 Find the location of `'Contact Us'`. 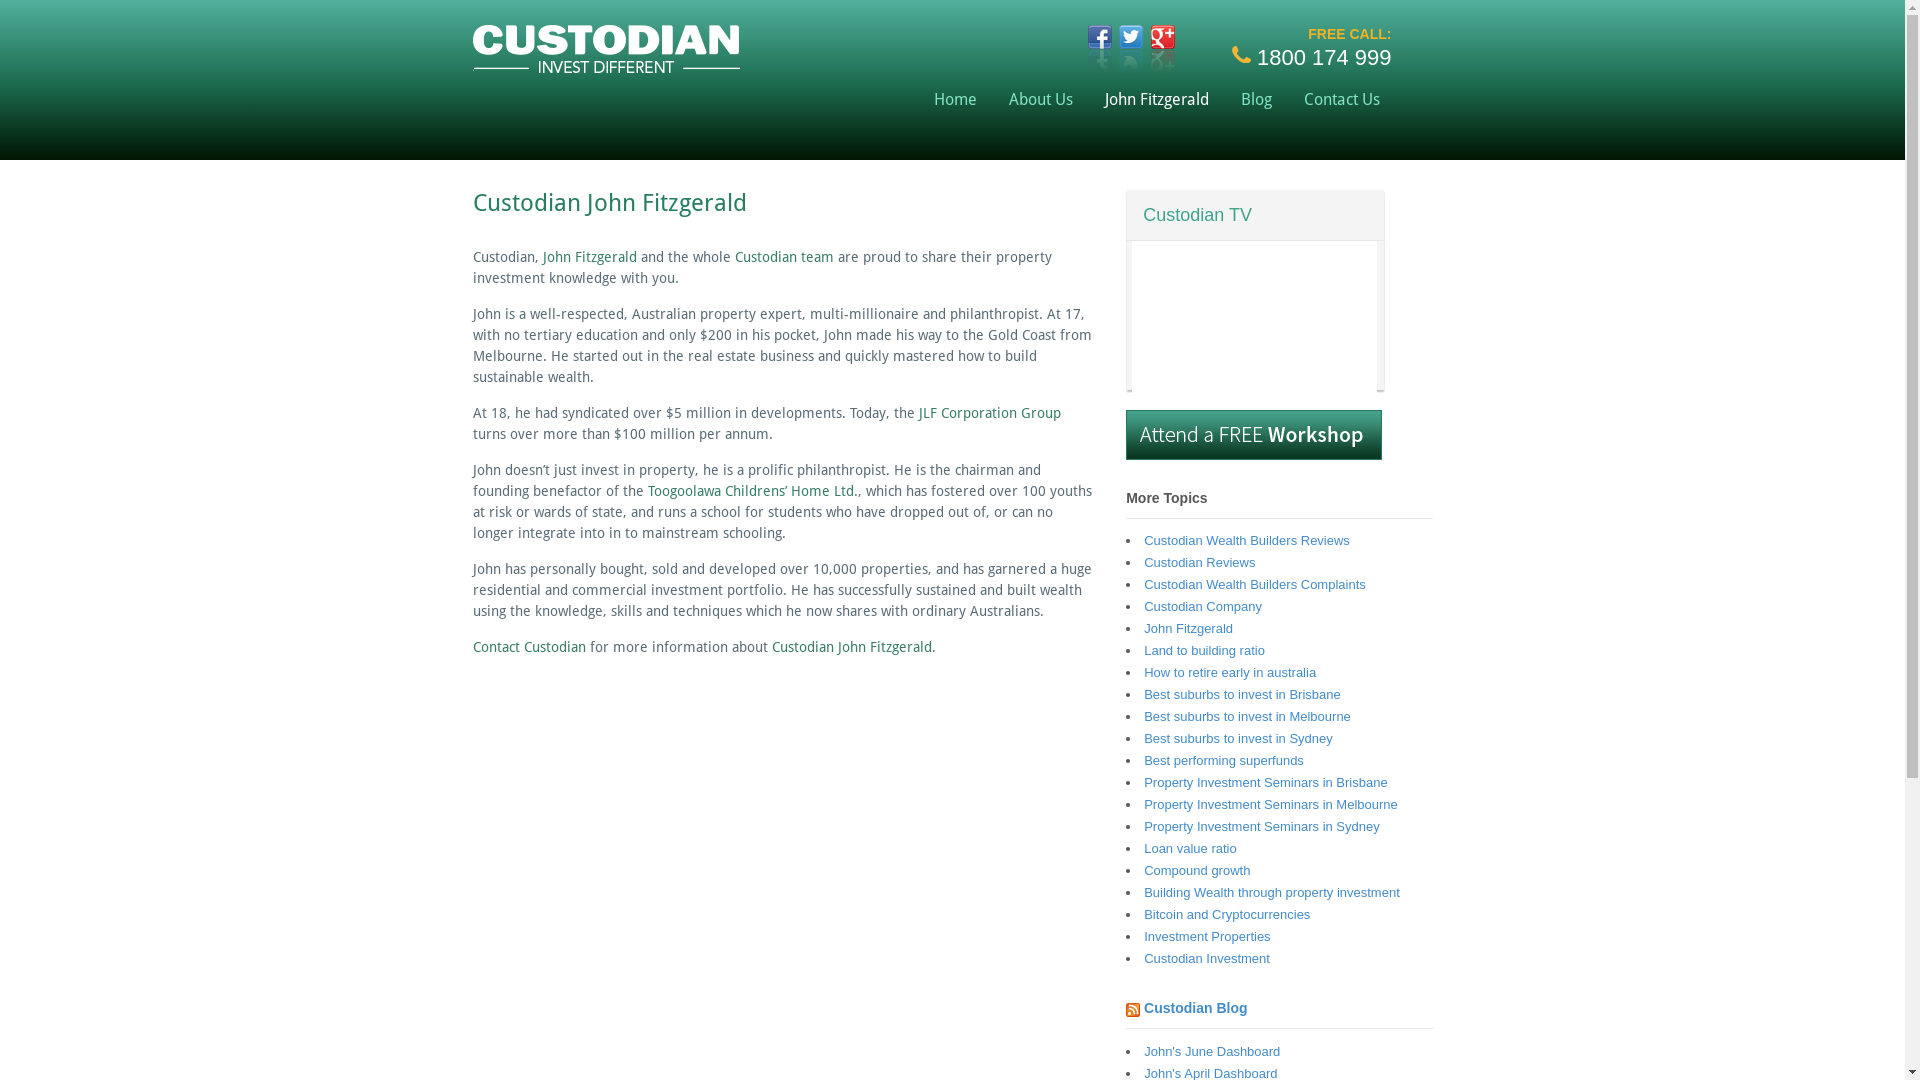

'Contact Us' is located at coordinates (1287, 99).